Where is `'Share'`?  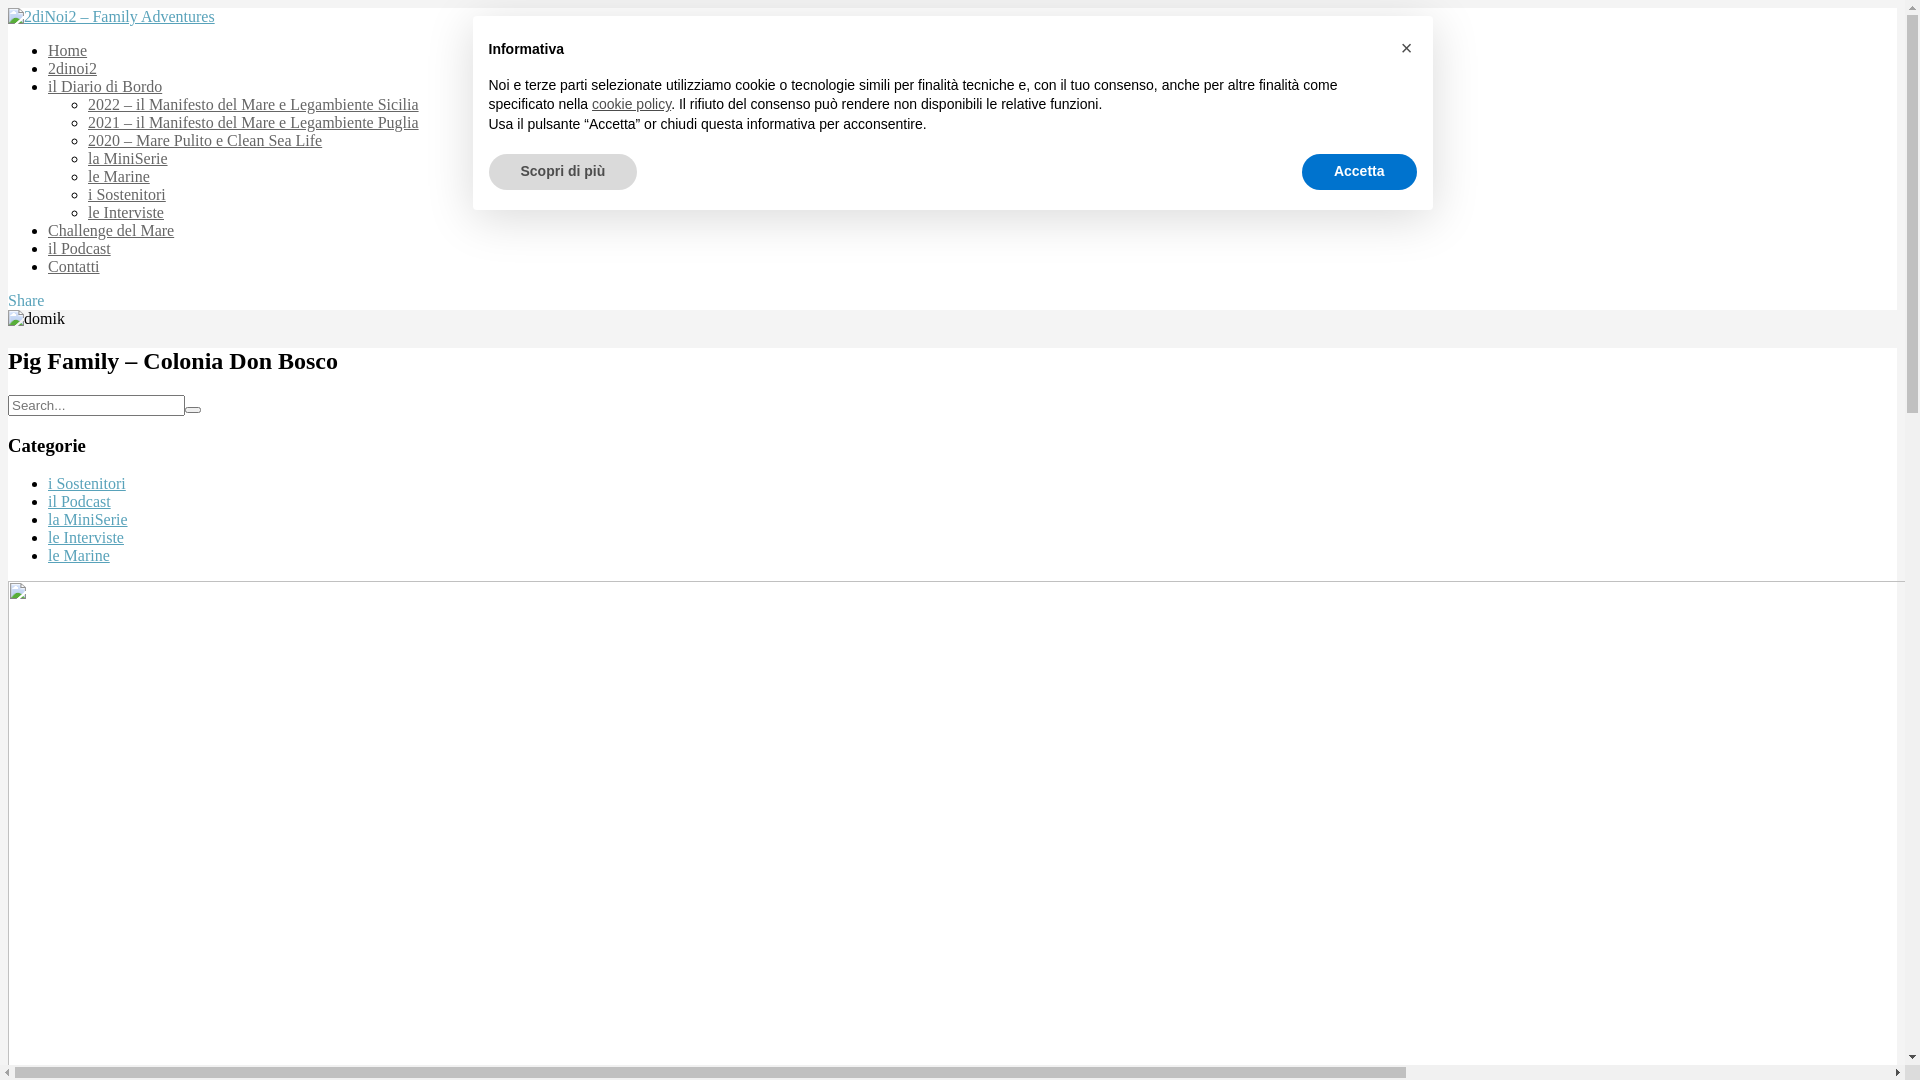 'Share' is located at coordinates (25, 300).